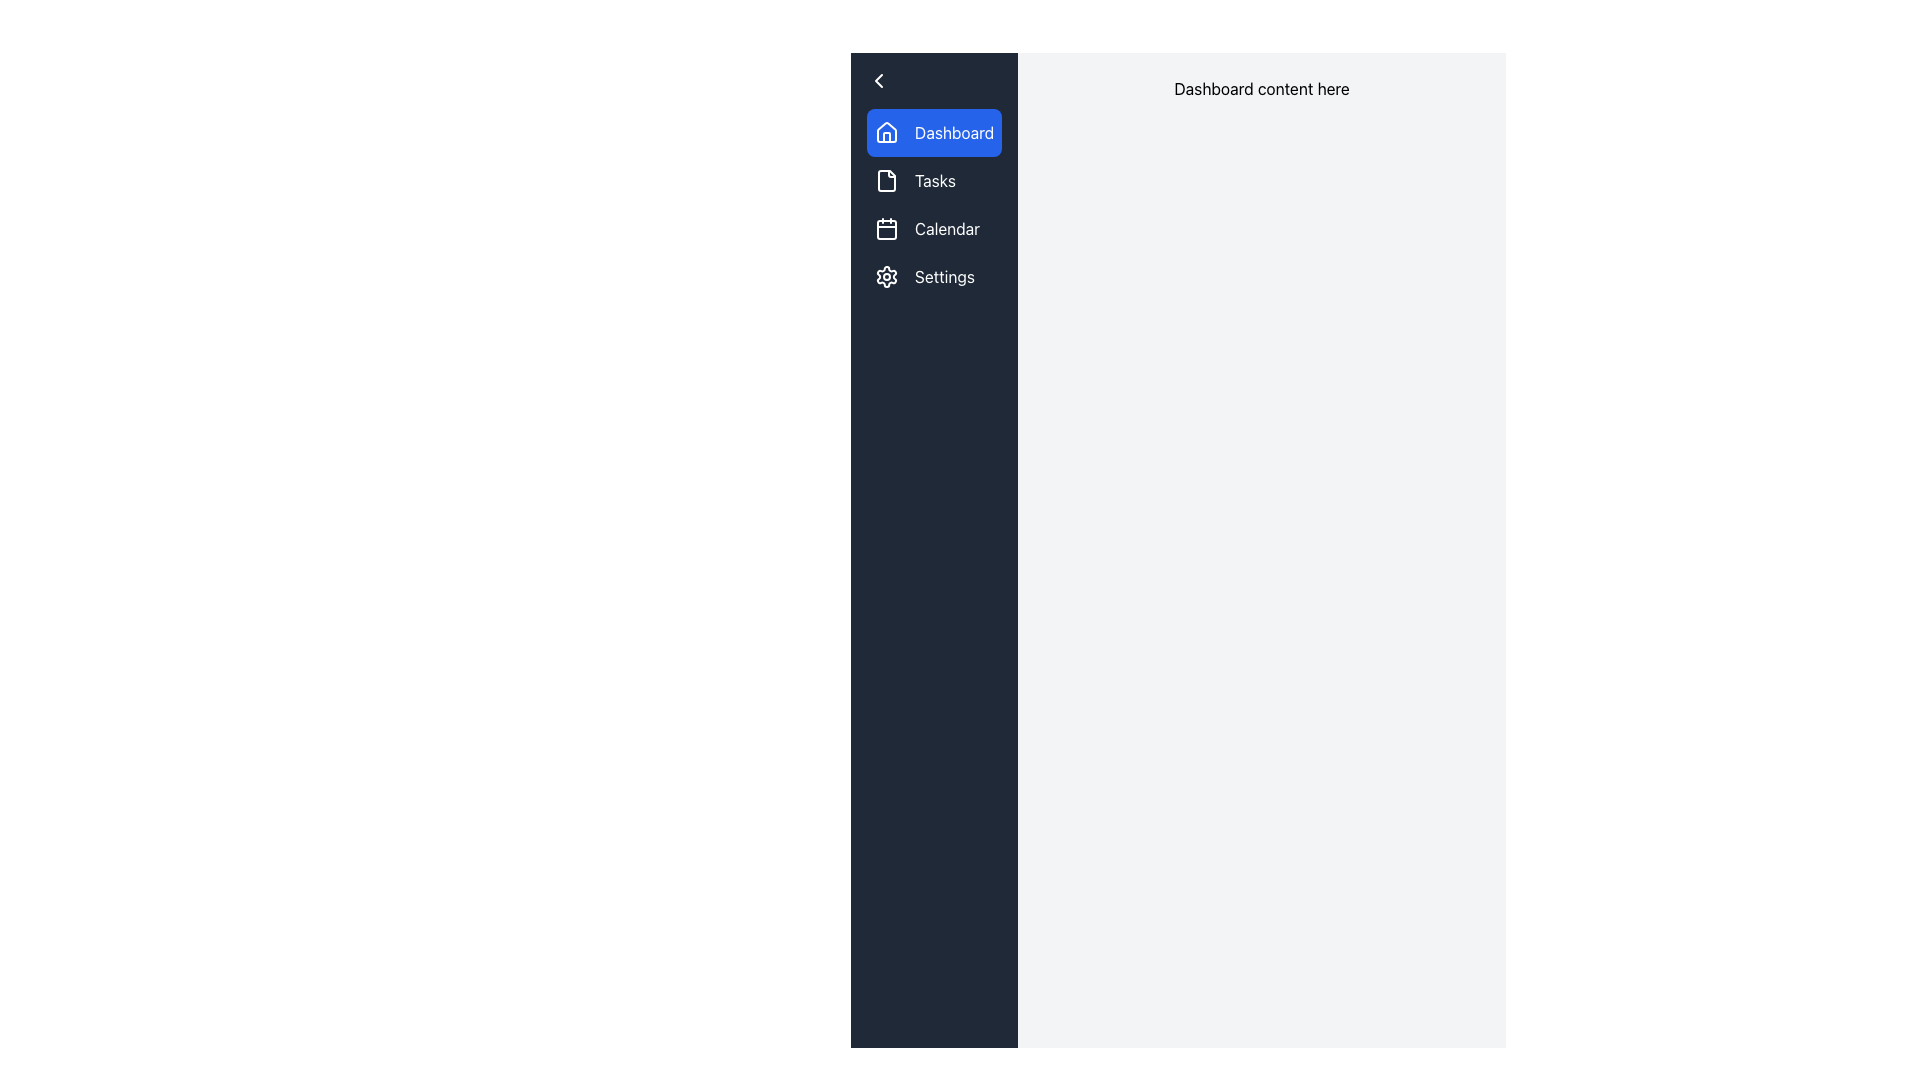 This screenshot has width=1920, height=1080. I want to click on the 'Dashboard' button located at the top of the sidebar menu, so click(933, 132).